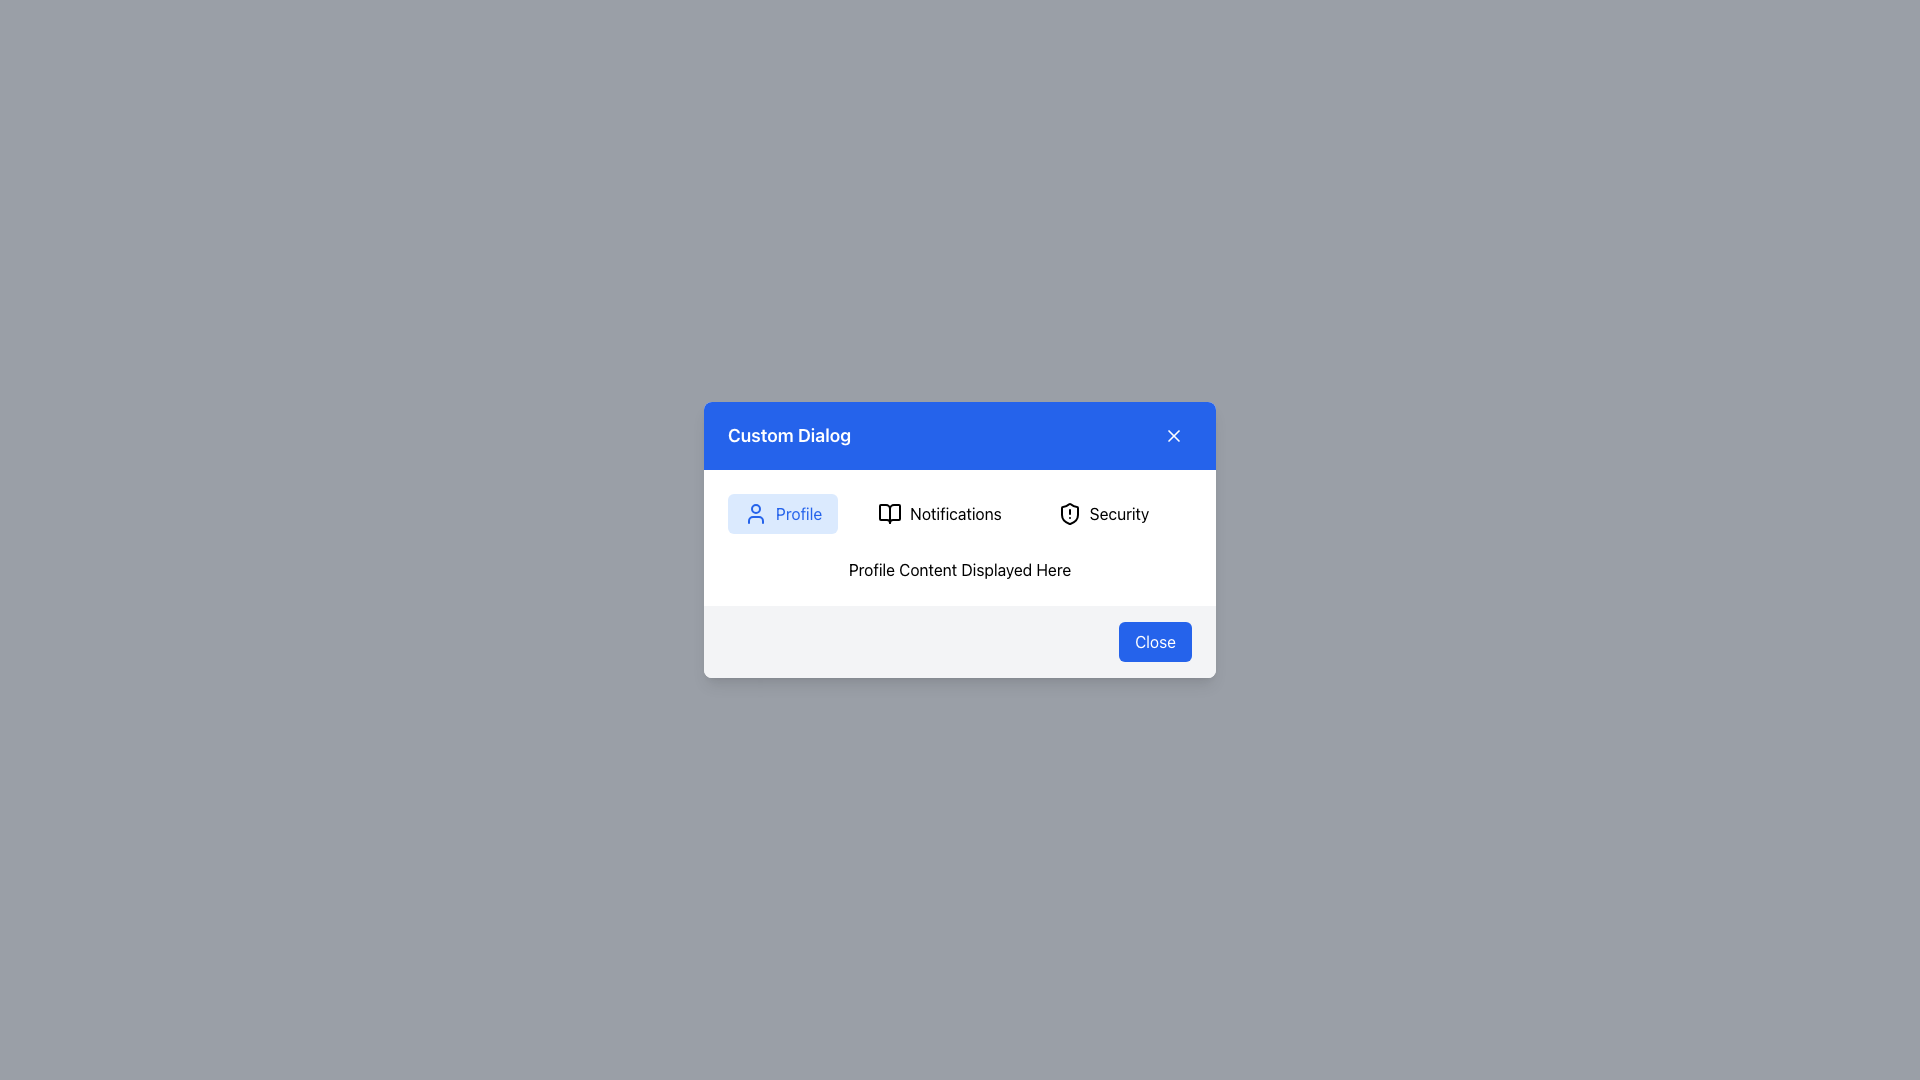 The image size is (1920, 1080). Describe the element at coordinates (960, 570) in the screenshot. I see `the static text label displaying information for the 'Profile' tab, located in the middle section of the dialog box, below the tabs and above the 'Close' button` at that location.